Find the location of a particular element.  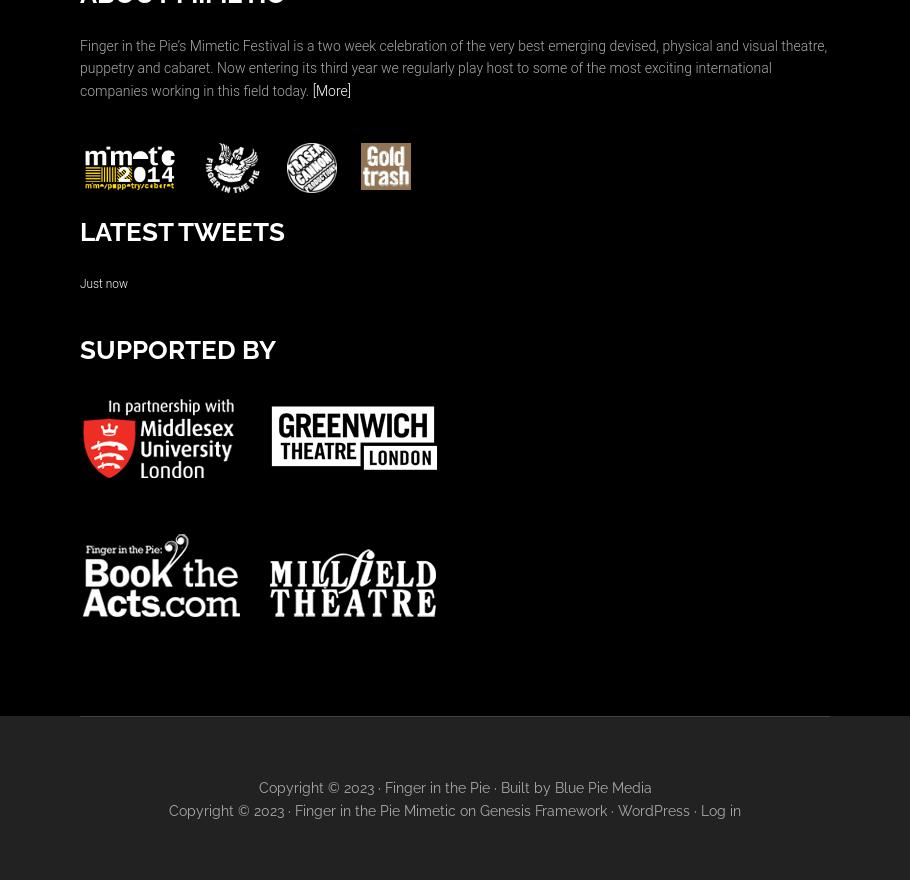

'Copyright © 2023 ·' is located at coordinates (320, 786).